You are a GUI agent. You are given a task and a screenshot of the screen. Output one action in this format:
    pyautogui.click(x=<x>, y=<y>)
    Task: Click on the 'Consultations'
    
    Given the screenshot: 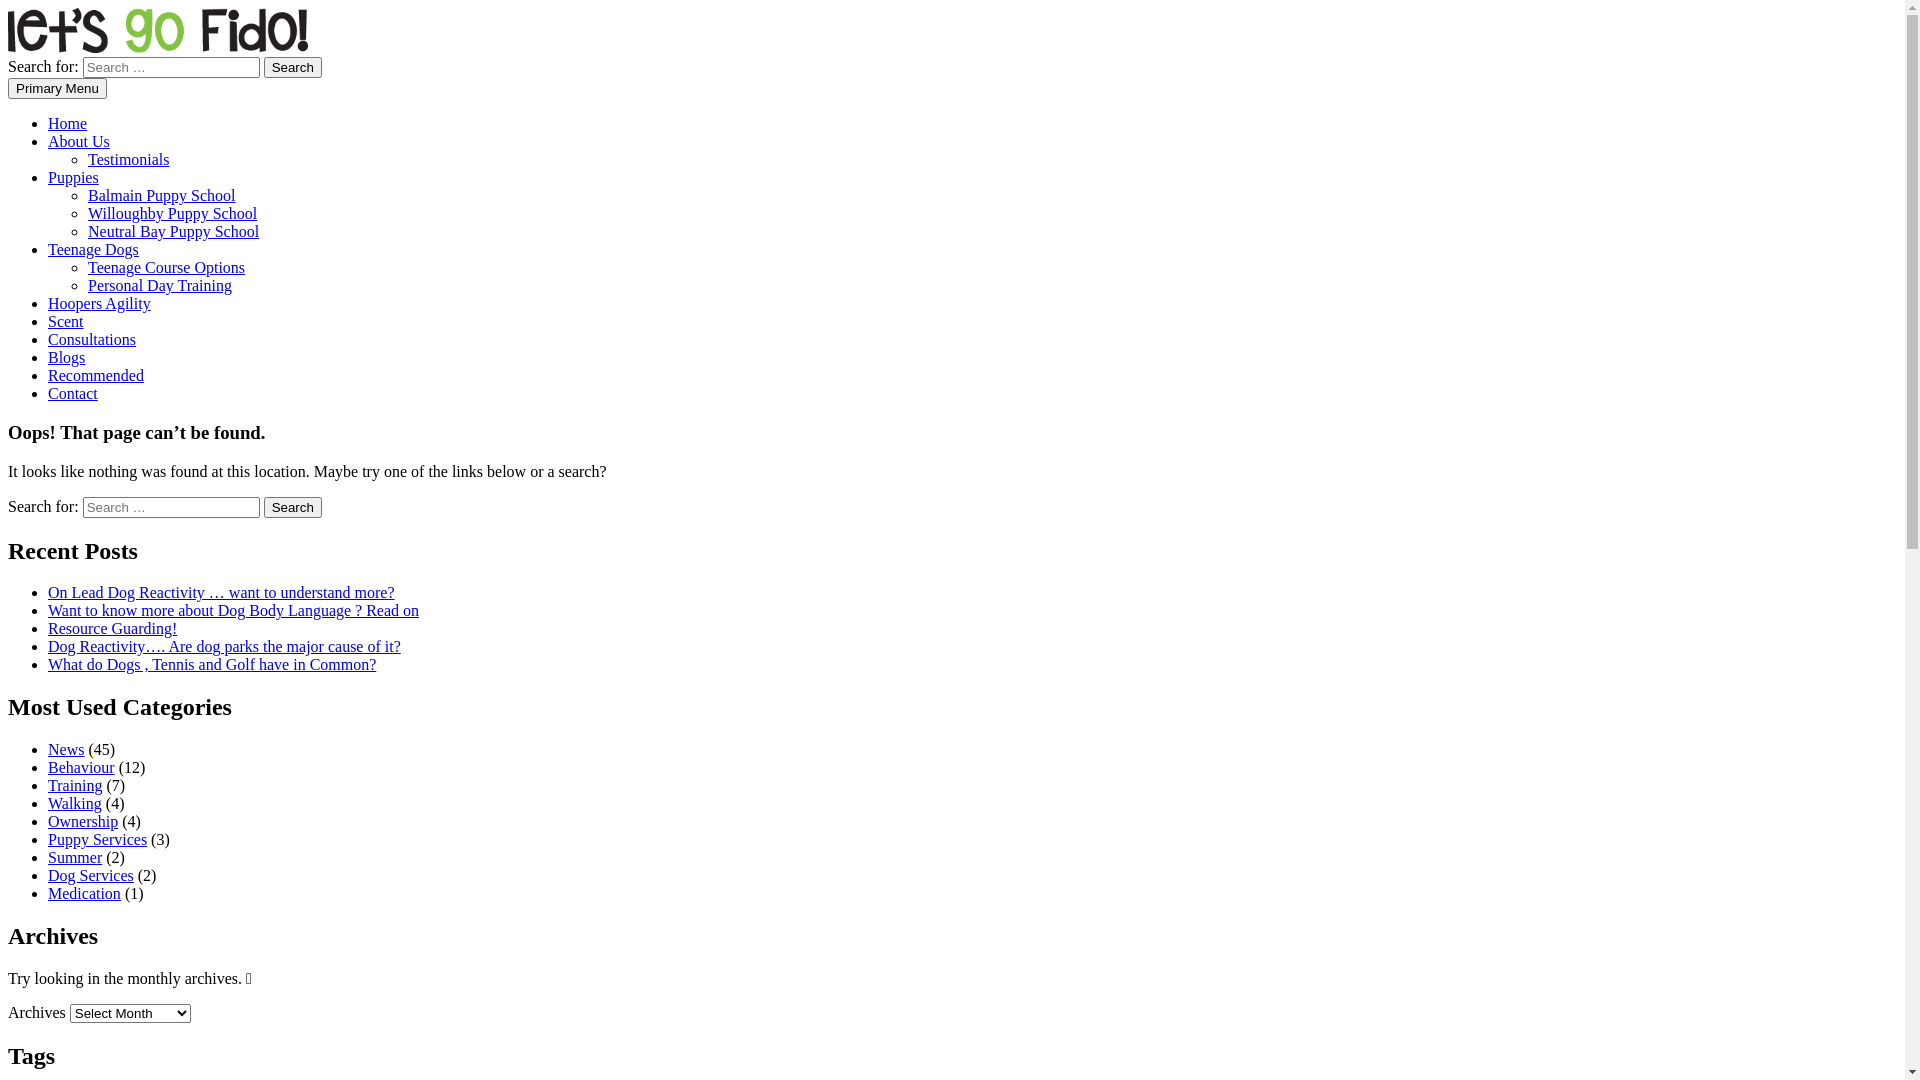 What is the action you would take?
    pyautogui.click(x=48, y=338)
    